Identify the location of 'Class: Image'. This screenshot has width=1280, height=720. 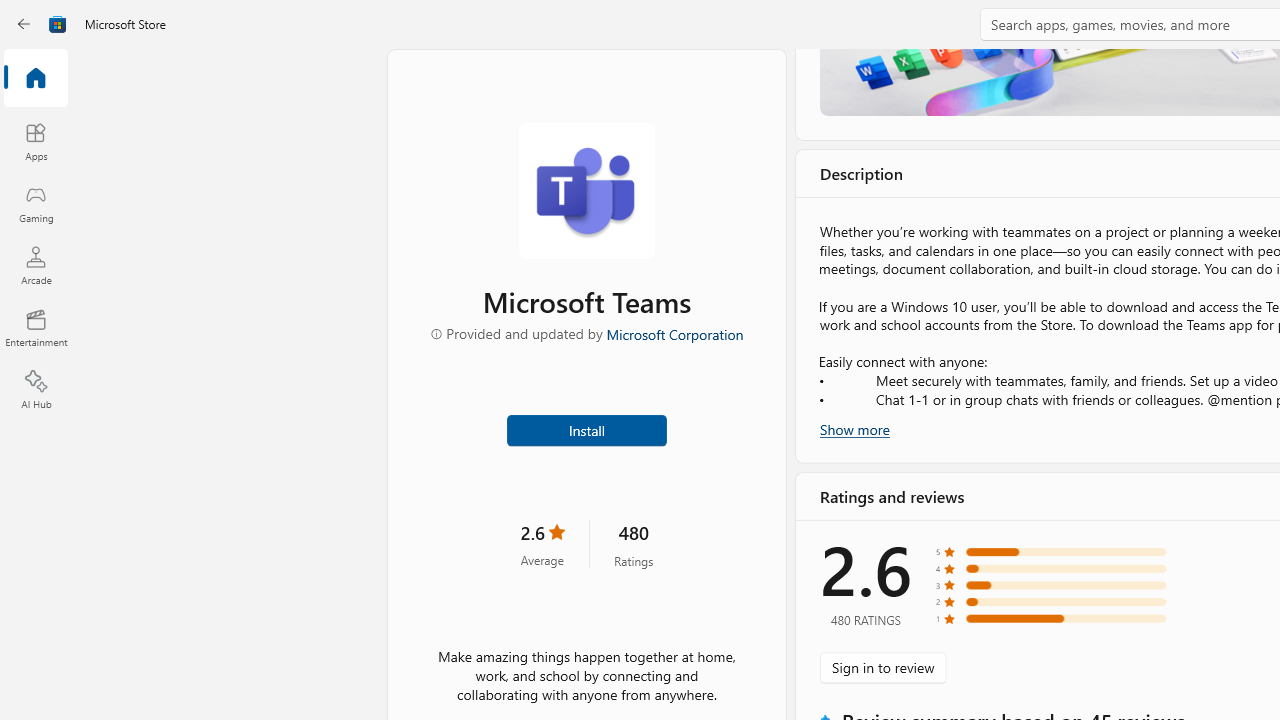
(58, 24).